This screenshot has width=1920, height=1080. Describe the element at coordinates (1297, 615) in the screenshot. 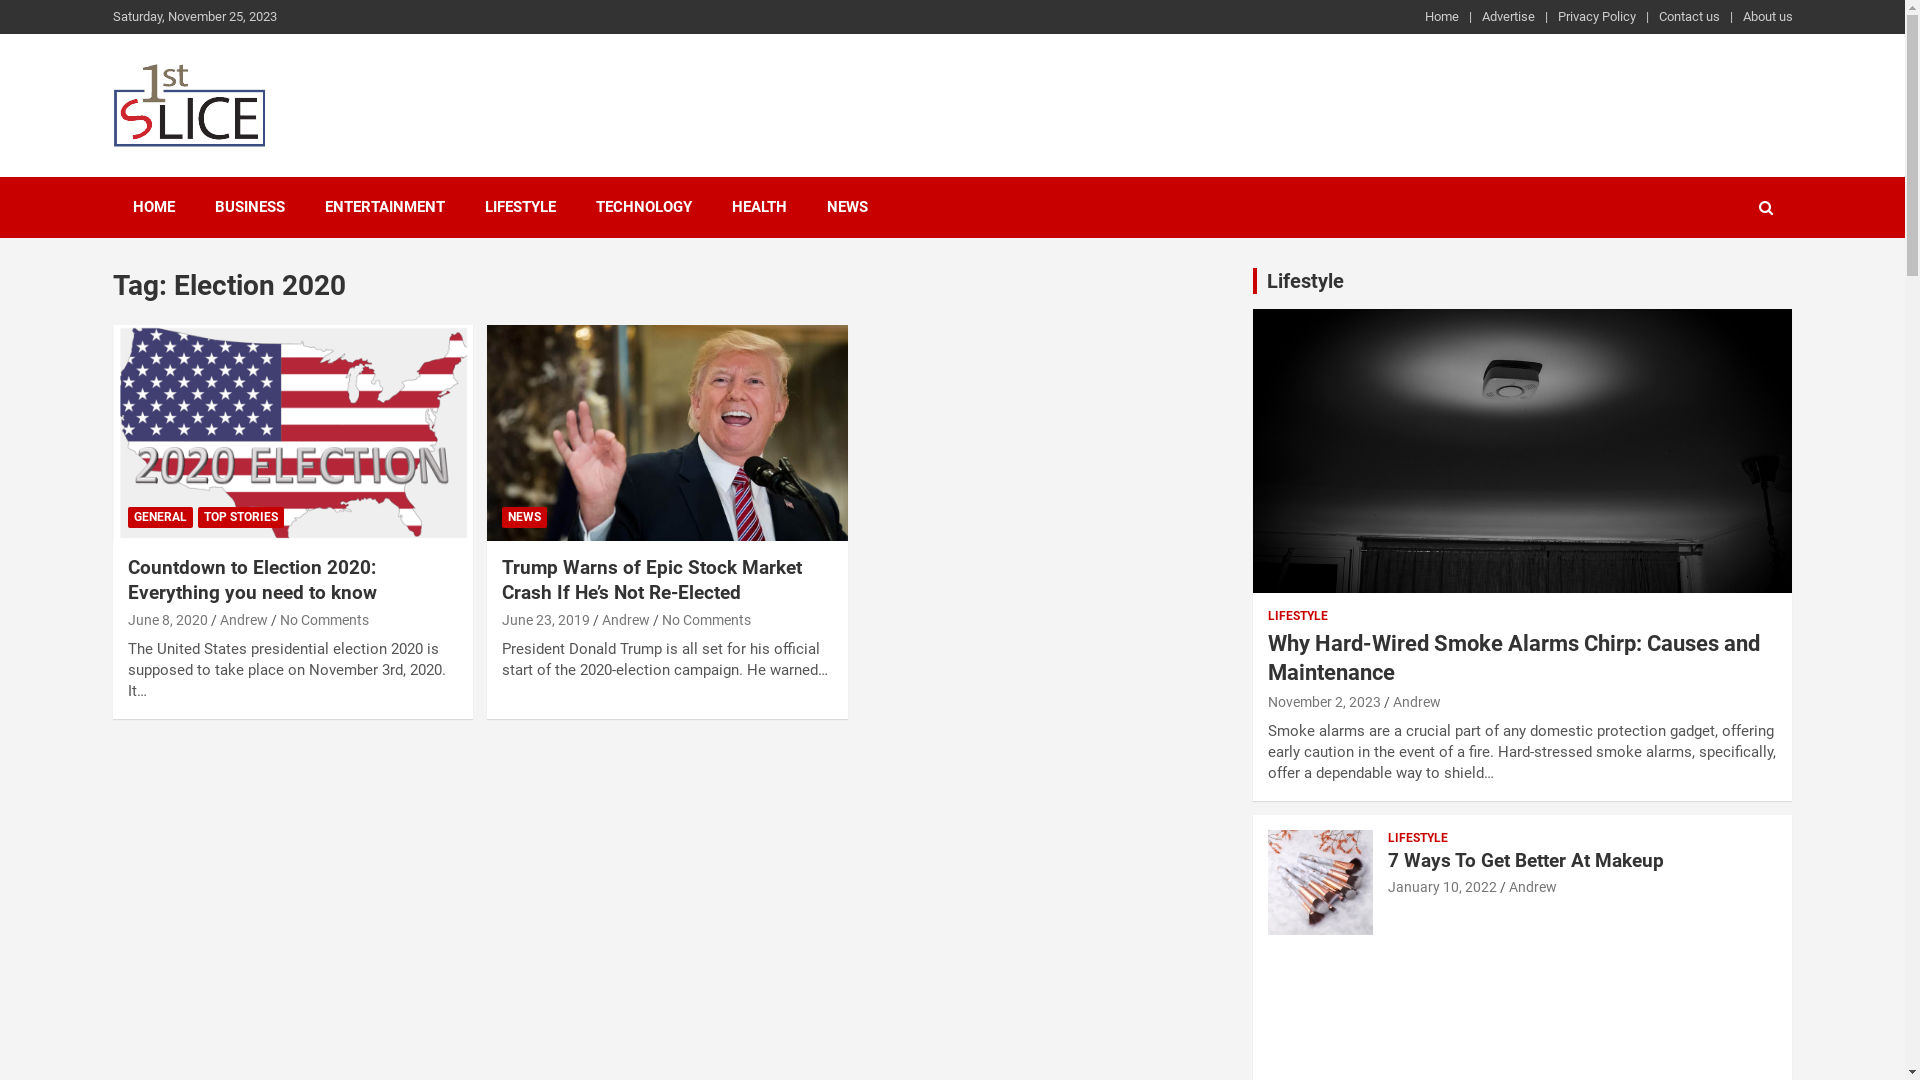

I see `'LIFESTYLE'` at that location.